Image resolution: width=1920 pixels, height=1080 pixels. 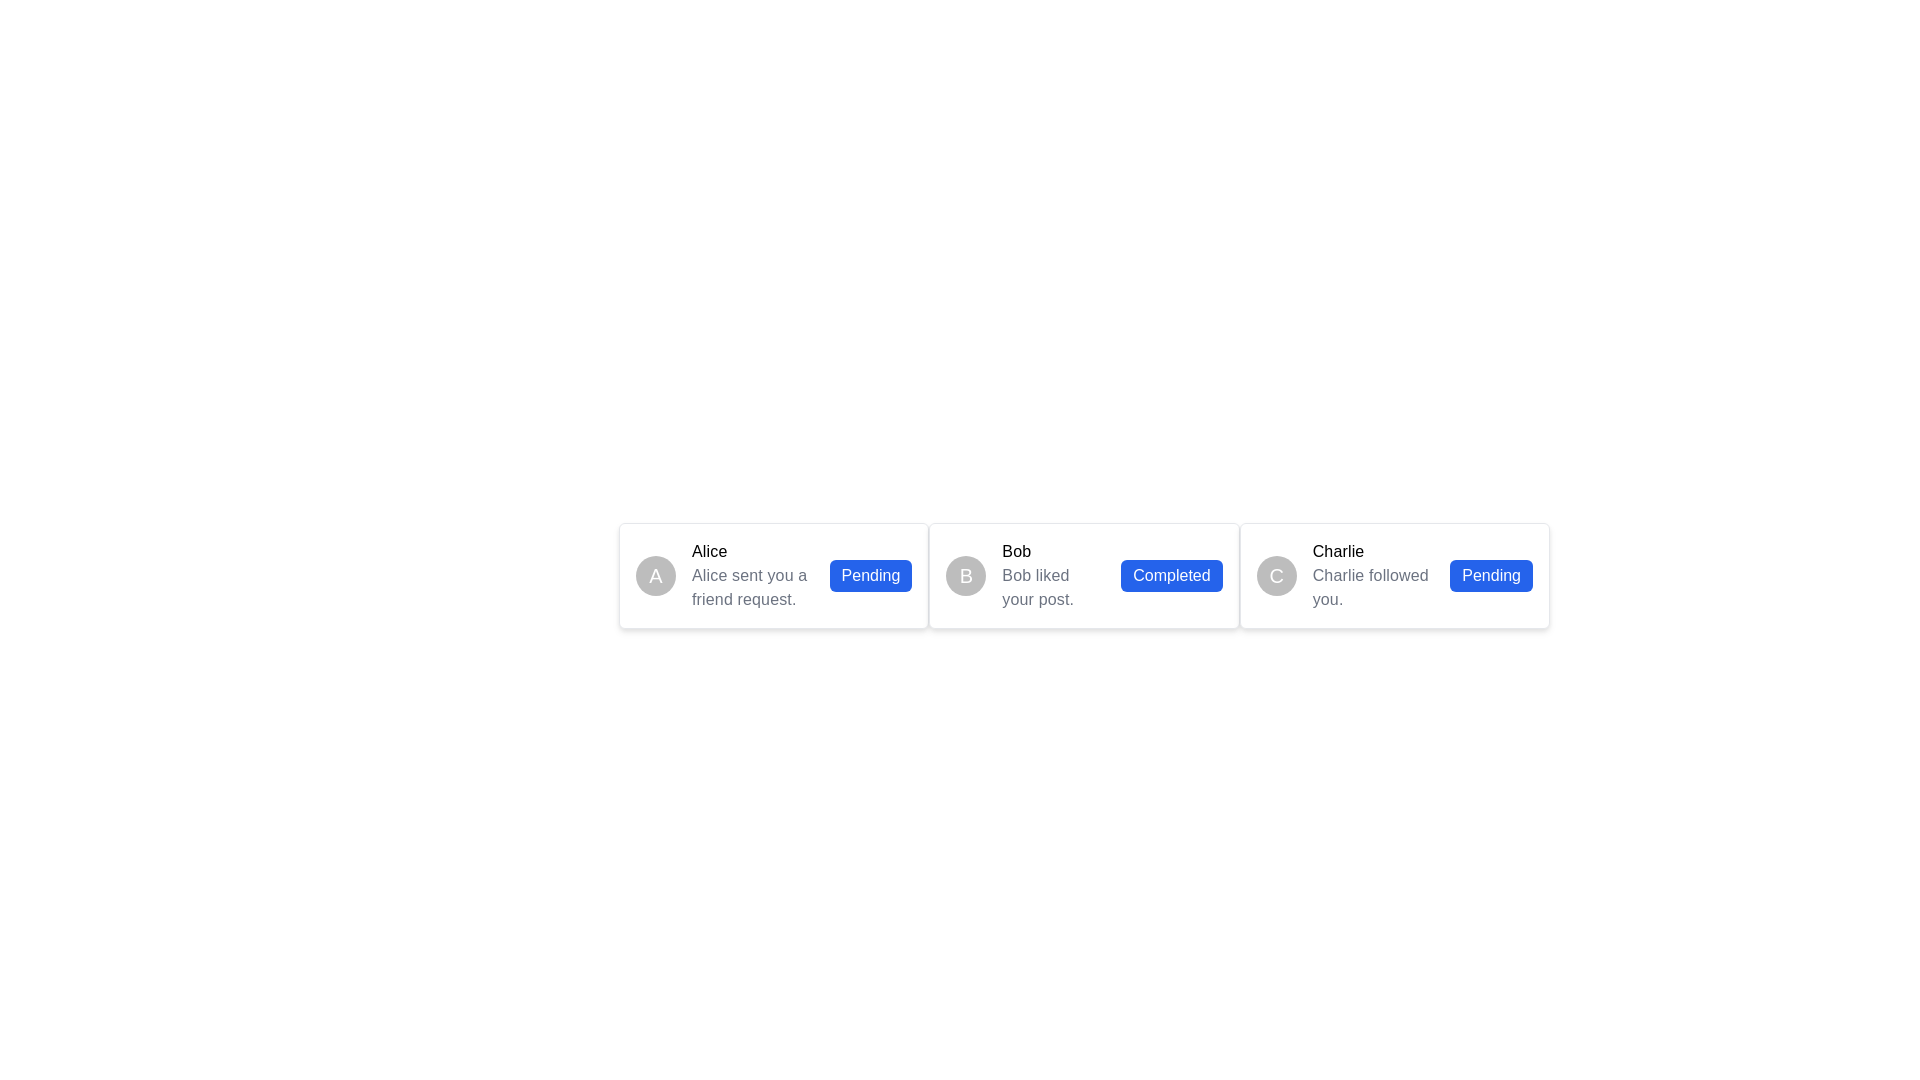 I want to click on the circular blue avatar with the letter 'B' in white text, located on the left side of the notification card that states 'Bob liked your post.', so click(x=966, y=575).